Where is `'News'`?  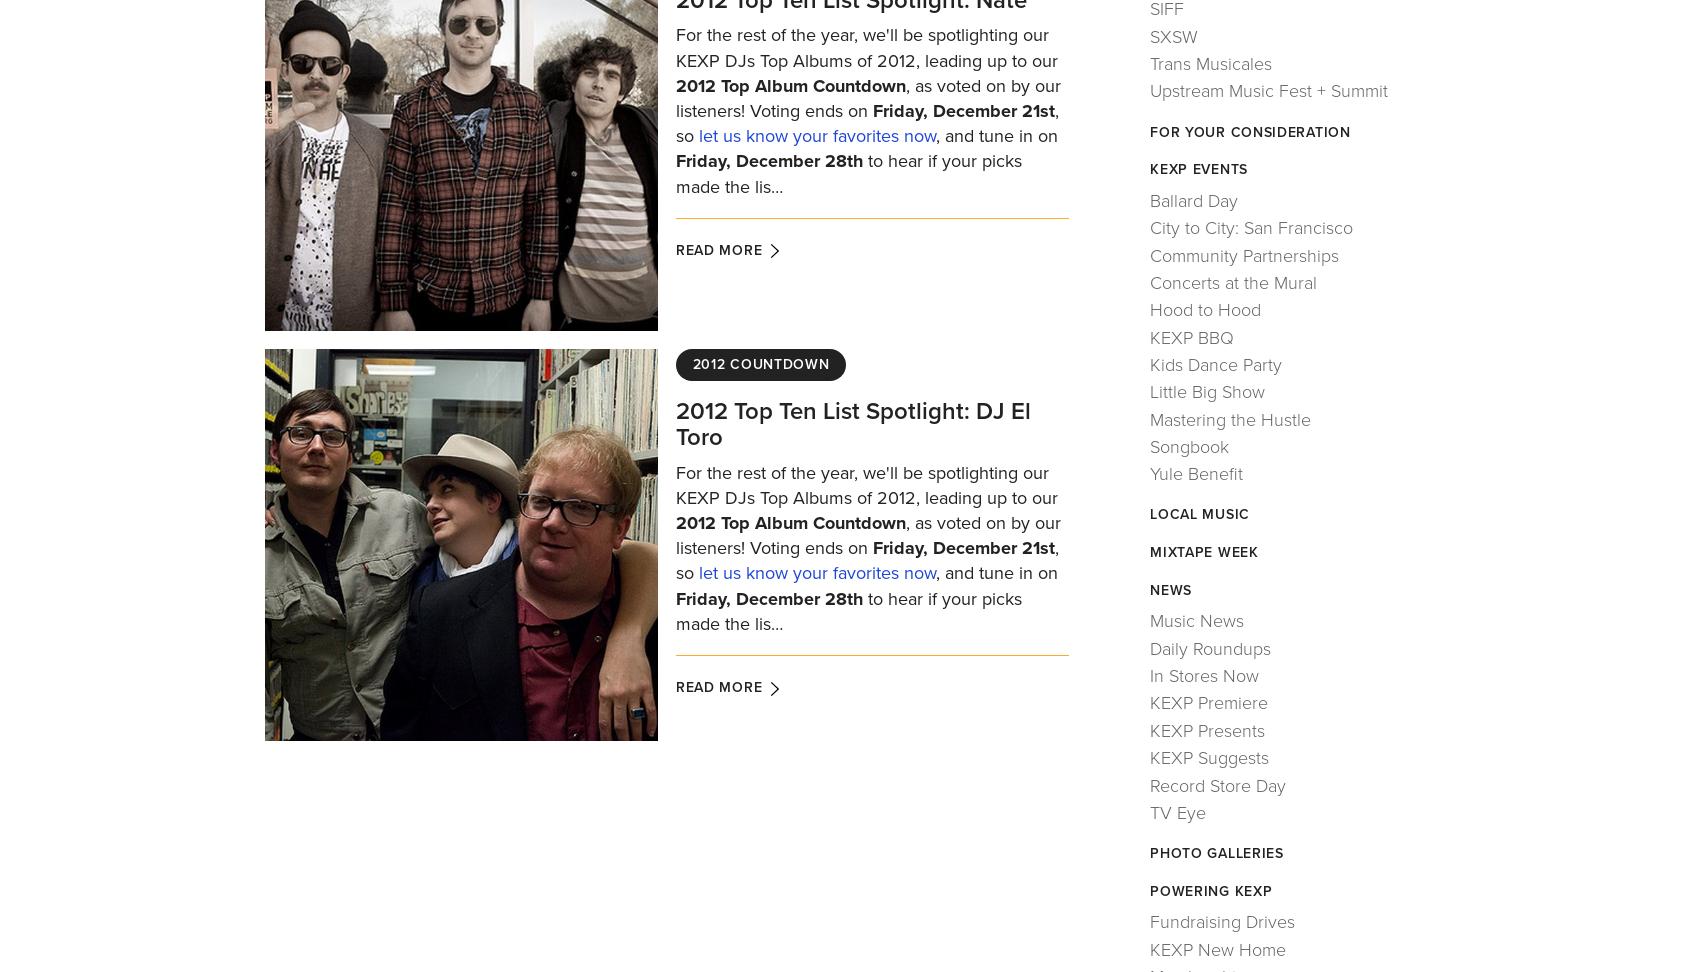 'News' is located at coordinates (1170, 588).